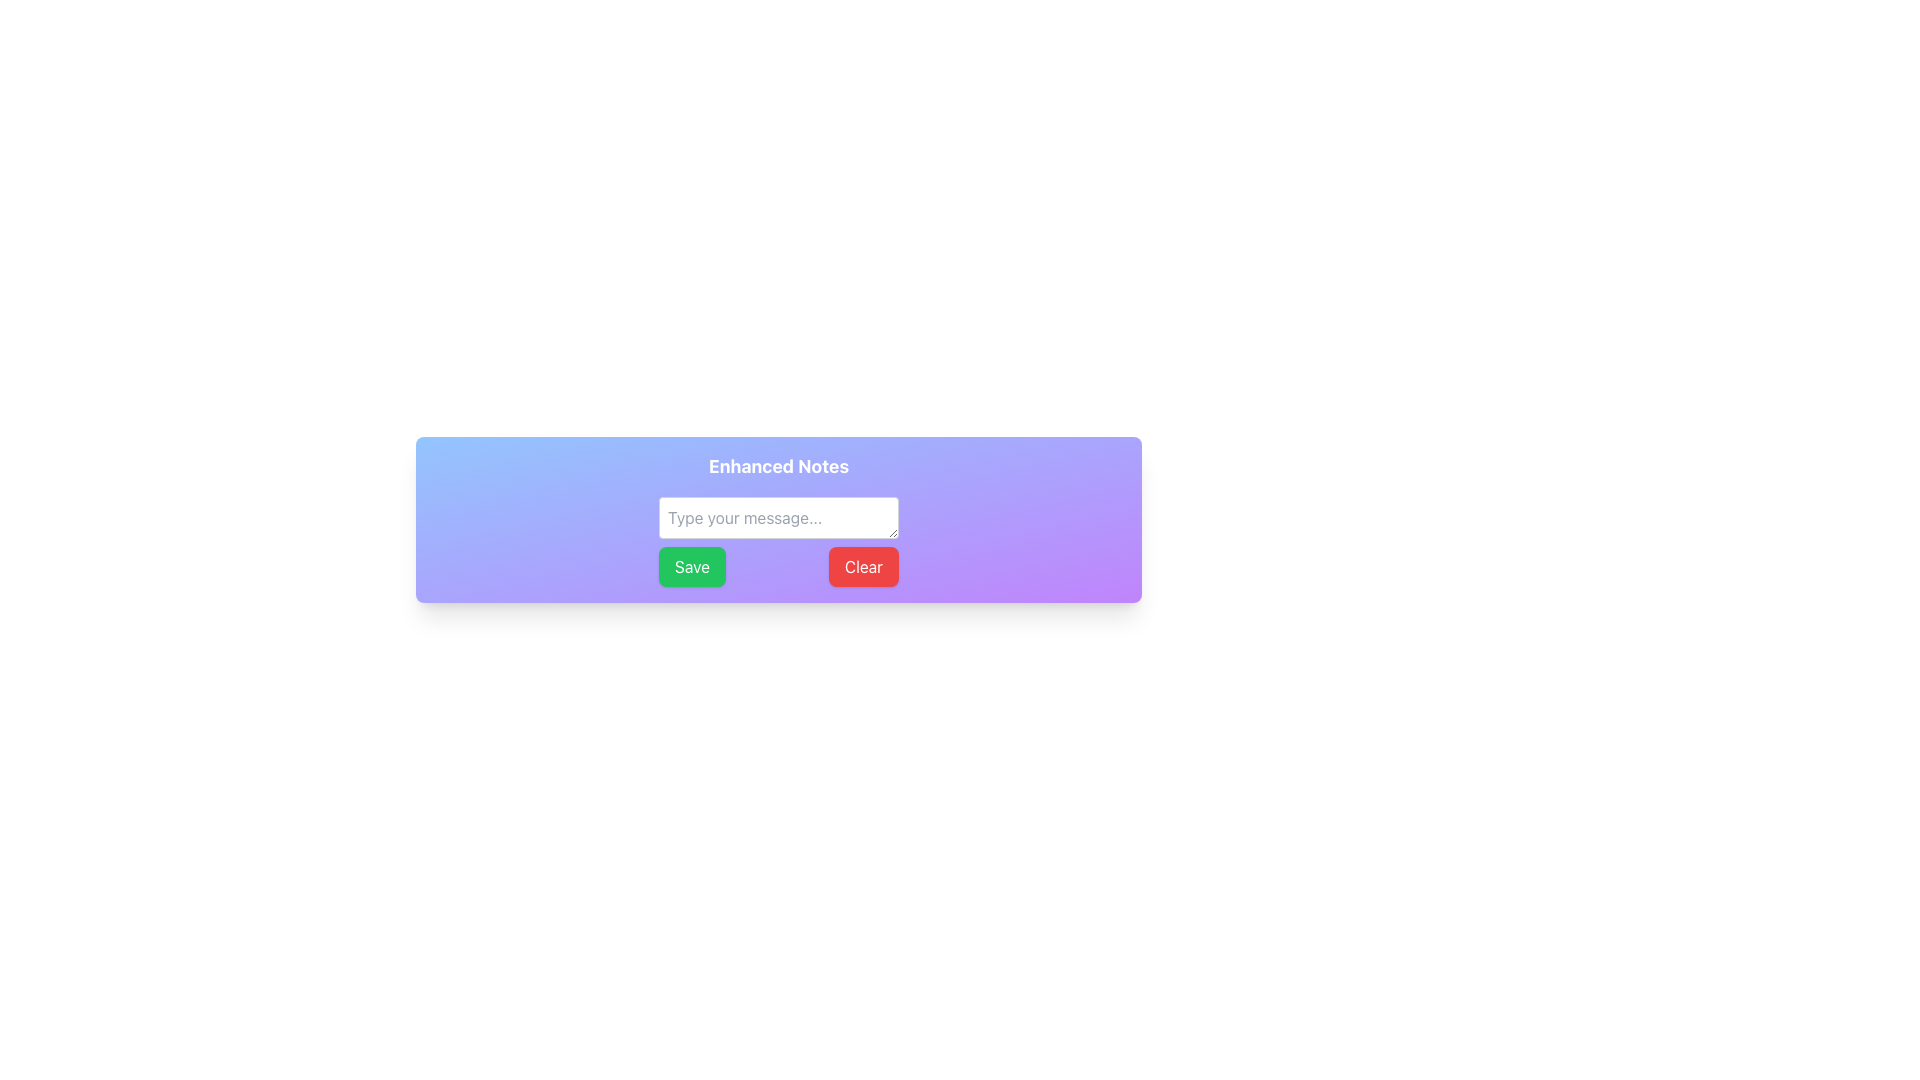 Image resolution: width=1920 pixels, height=1080 pixels. I want to click on the 'Save' button located to the left of the red 'Clear' button, positioned centrally below the 'Enhanced Notes' text input field, so click(692, 567).